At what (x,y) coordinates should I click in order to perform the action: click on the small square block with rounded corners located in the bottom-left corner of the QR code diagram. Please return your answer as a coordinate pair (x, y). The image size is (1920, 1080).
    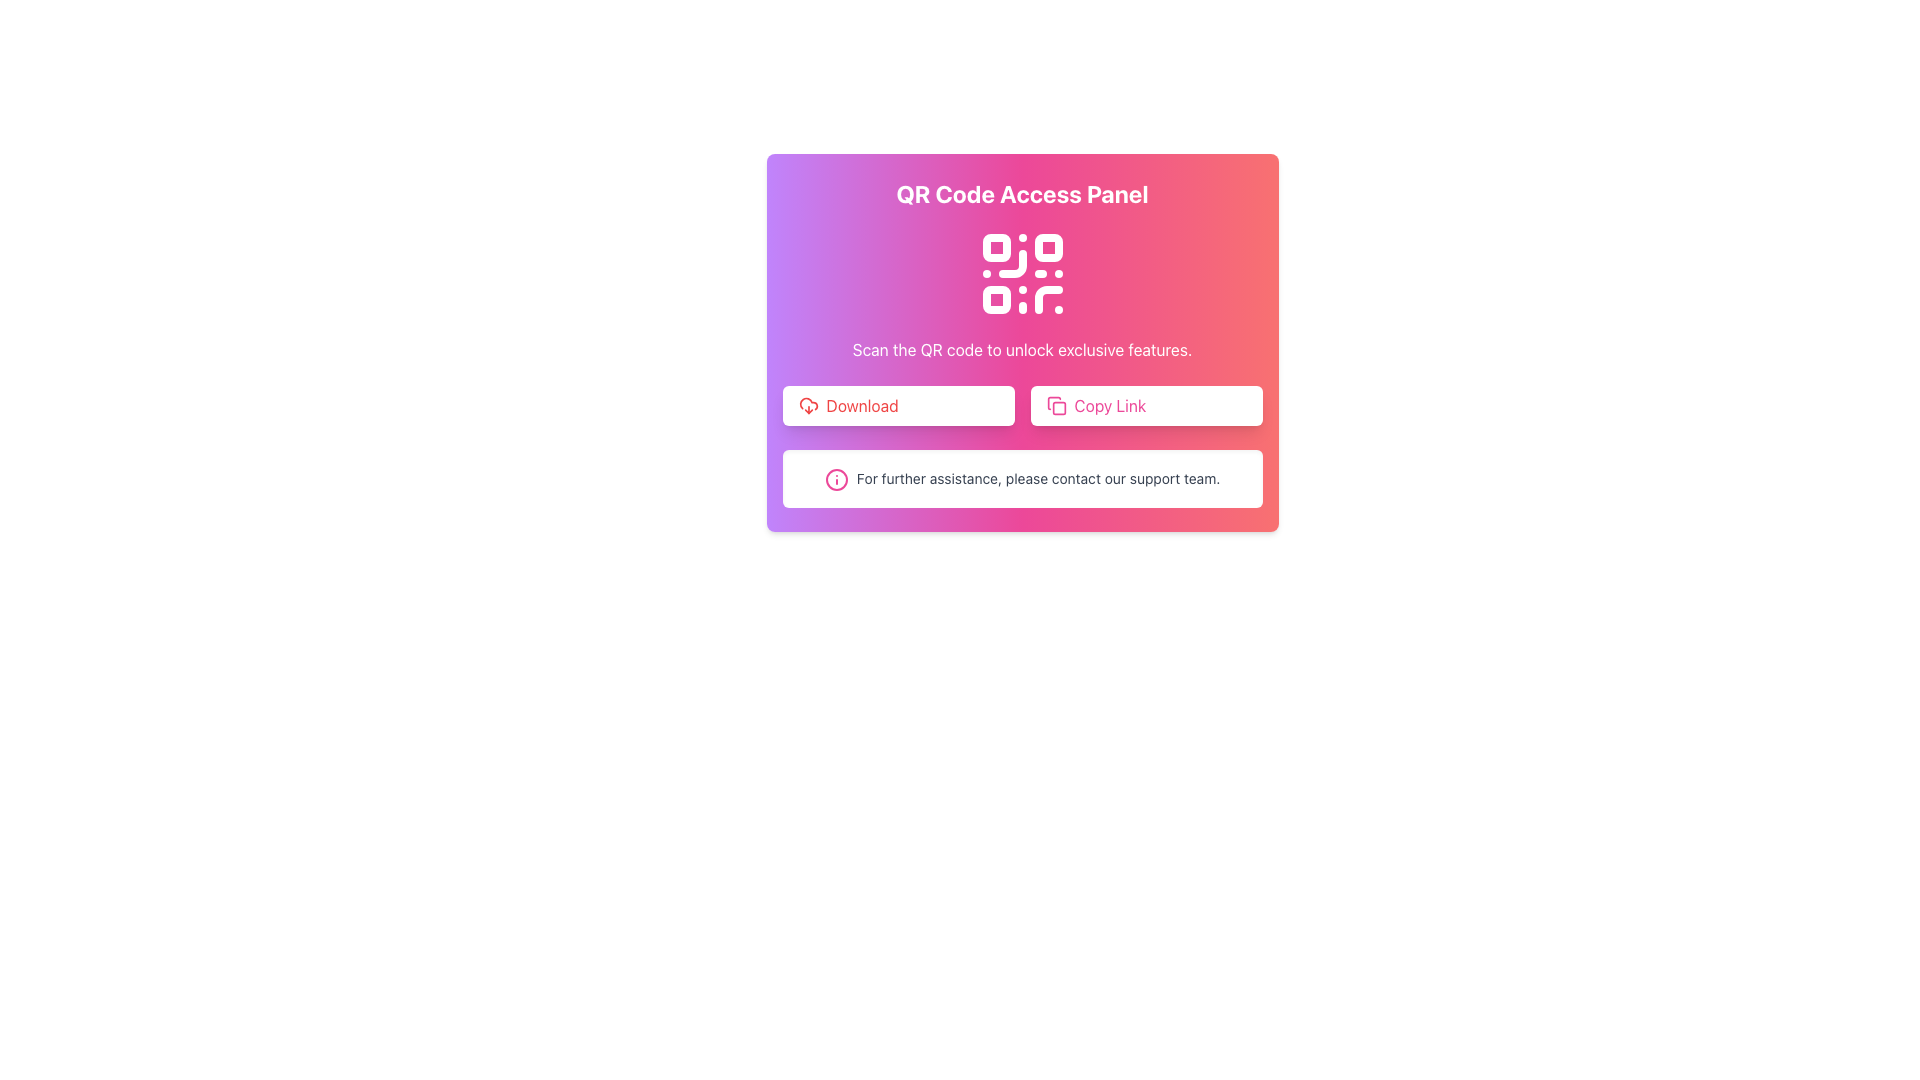
    Looking at the image, I should click on (996, 300).